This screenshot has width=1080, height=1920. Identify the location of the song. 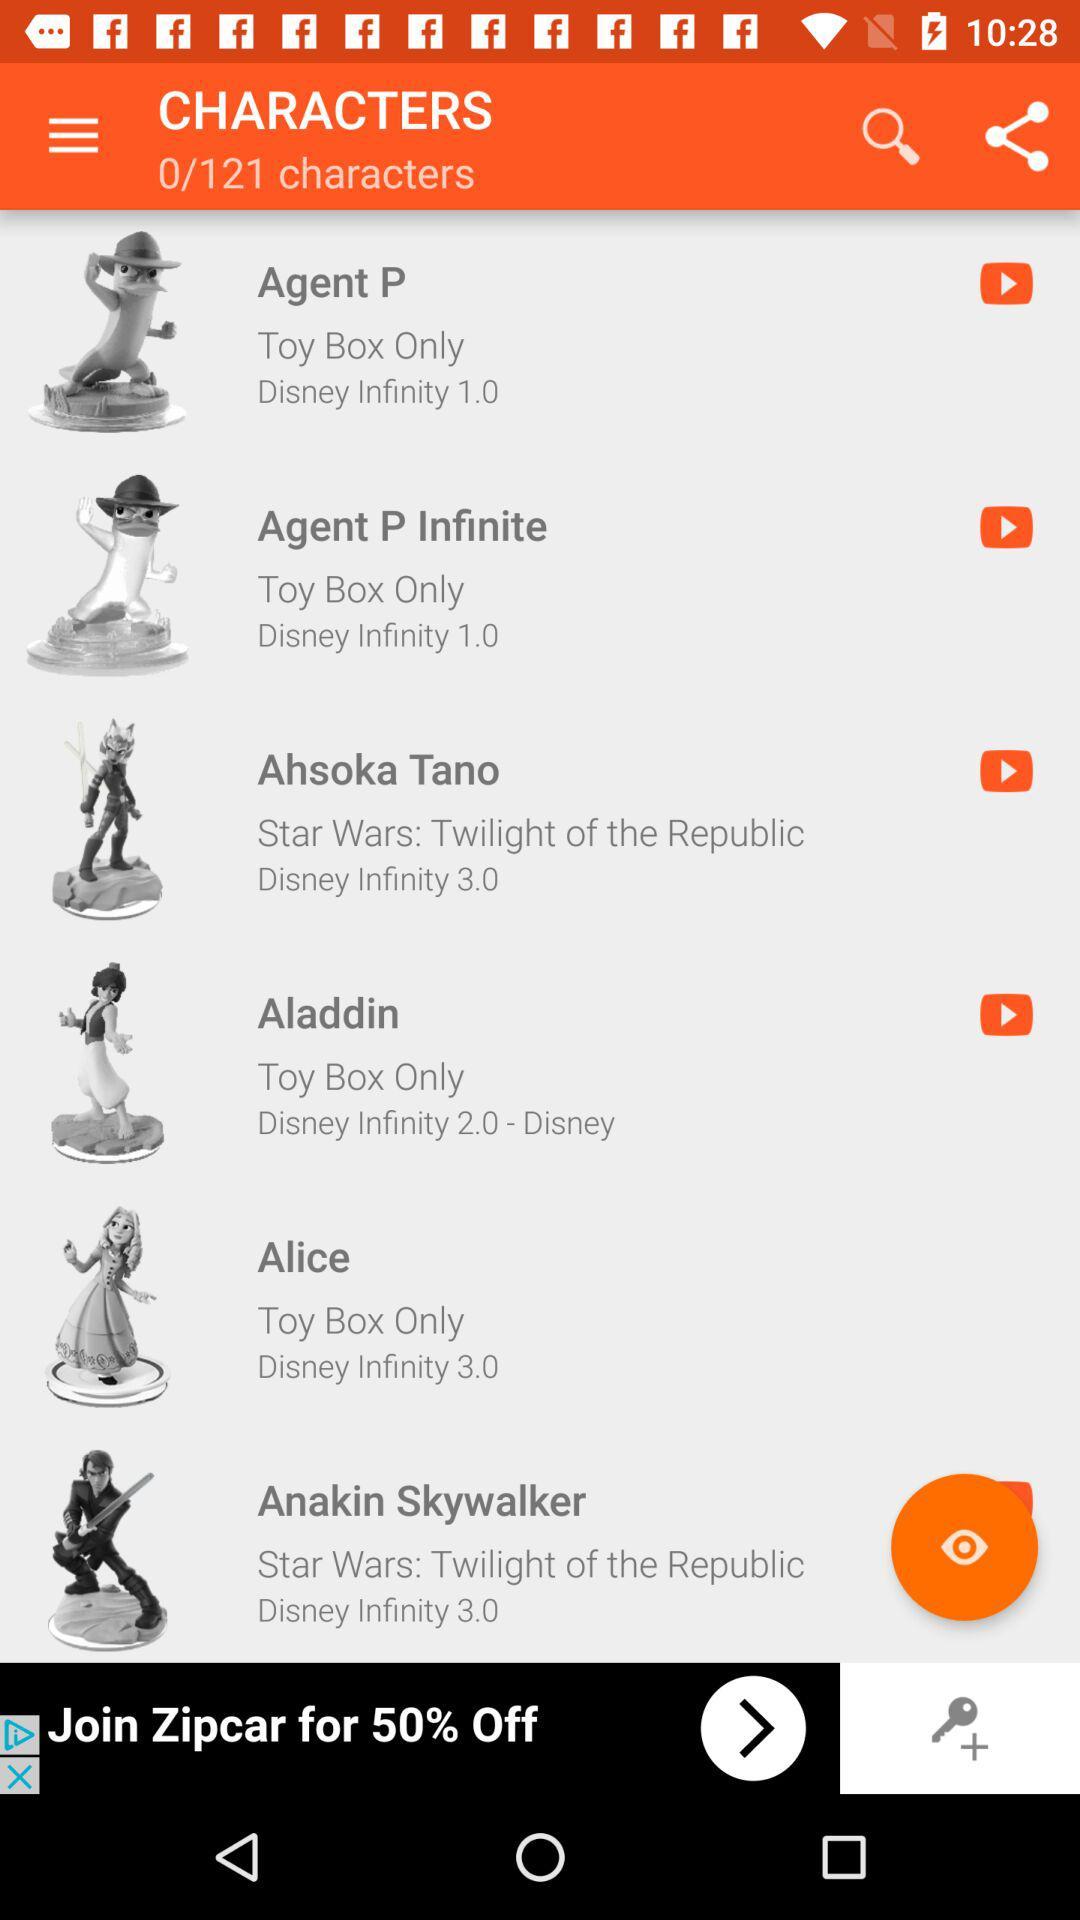
(107, 331).